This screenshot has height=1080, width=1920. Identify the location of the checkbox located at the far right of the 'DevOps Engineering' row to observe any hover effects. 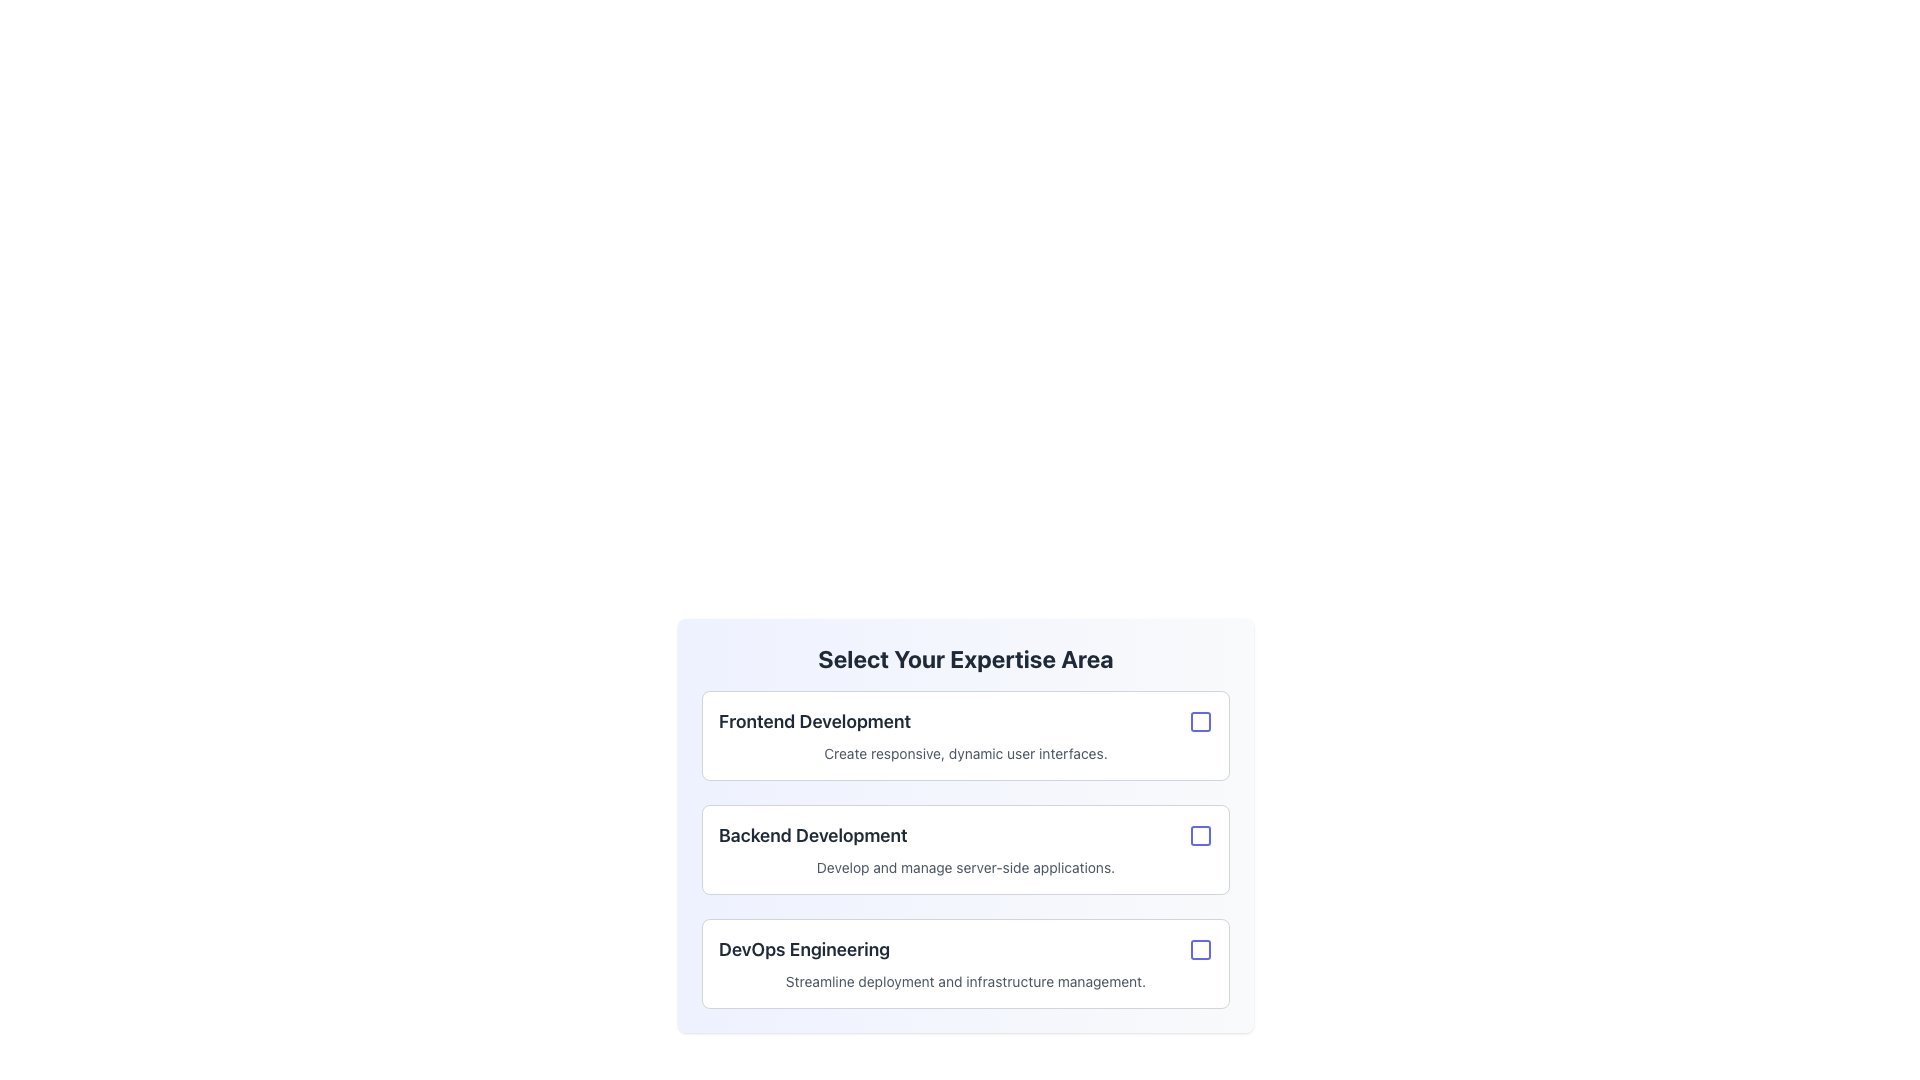
(1200, 948).